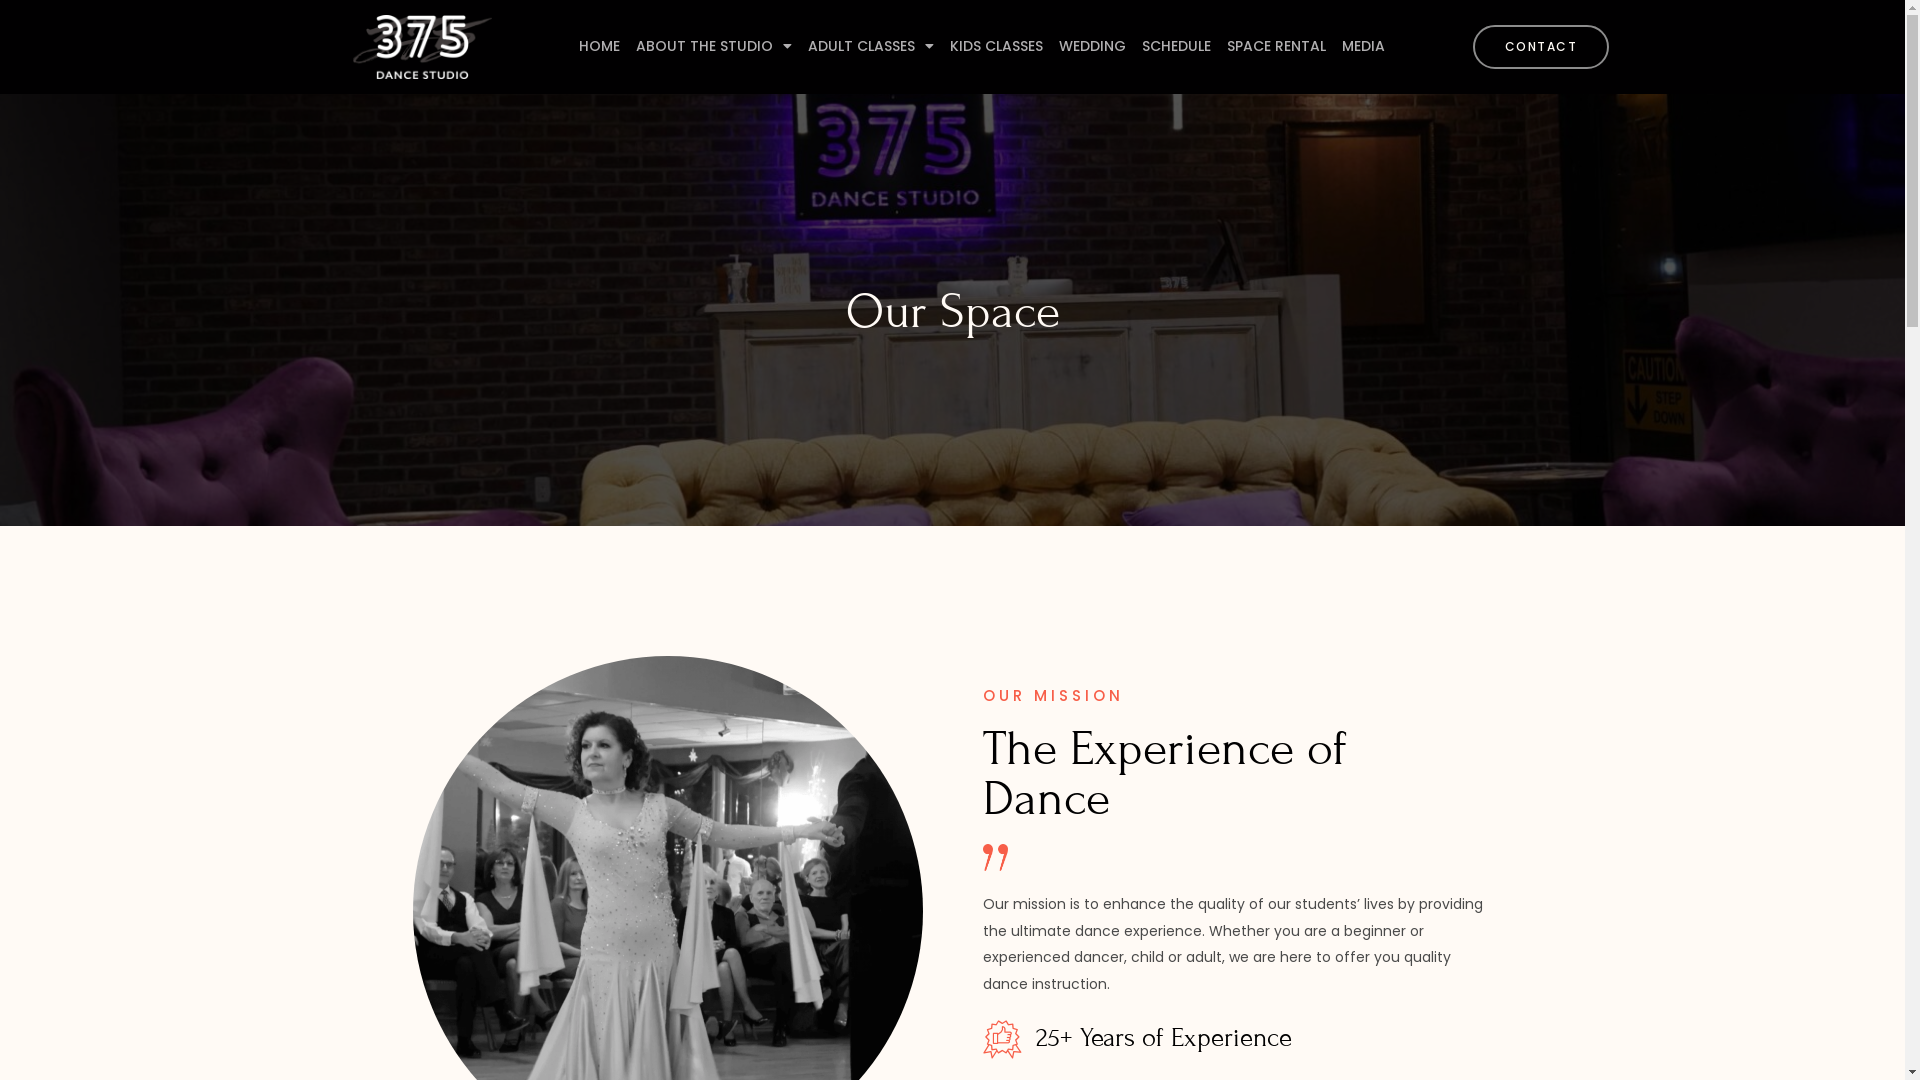  Describe the element at coordinates (1176, 45) in the screenshot. I see `'SCHEDULE'` at that location.